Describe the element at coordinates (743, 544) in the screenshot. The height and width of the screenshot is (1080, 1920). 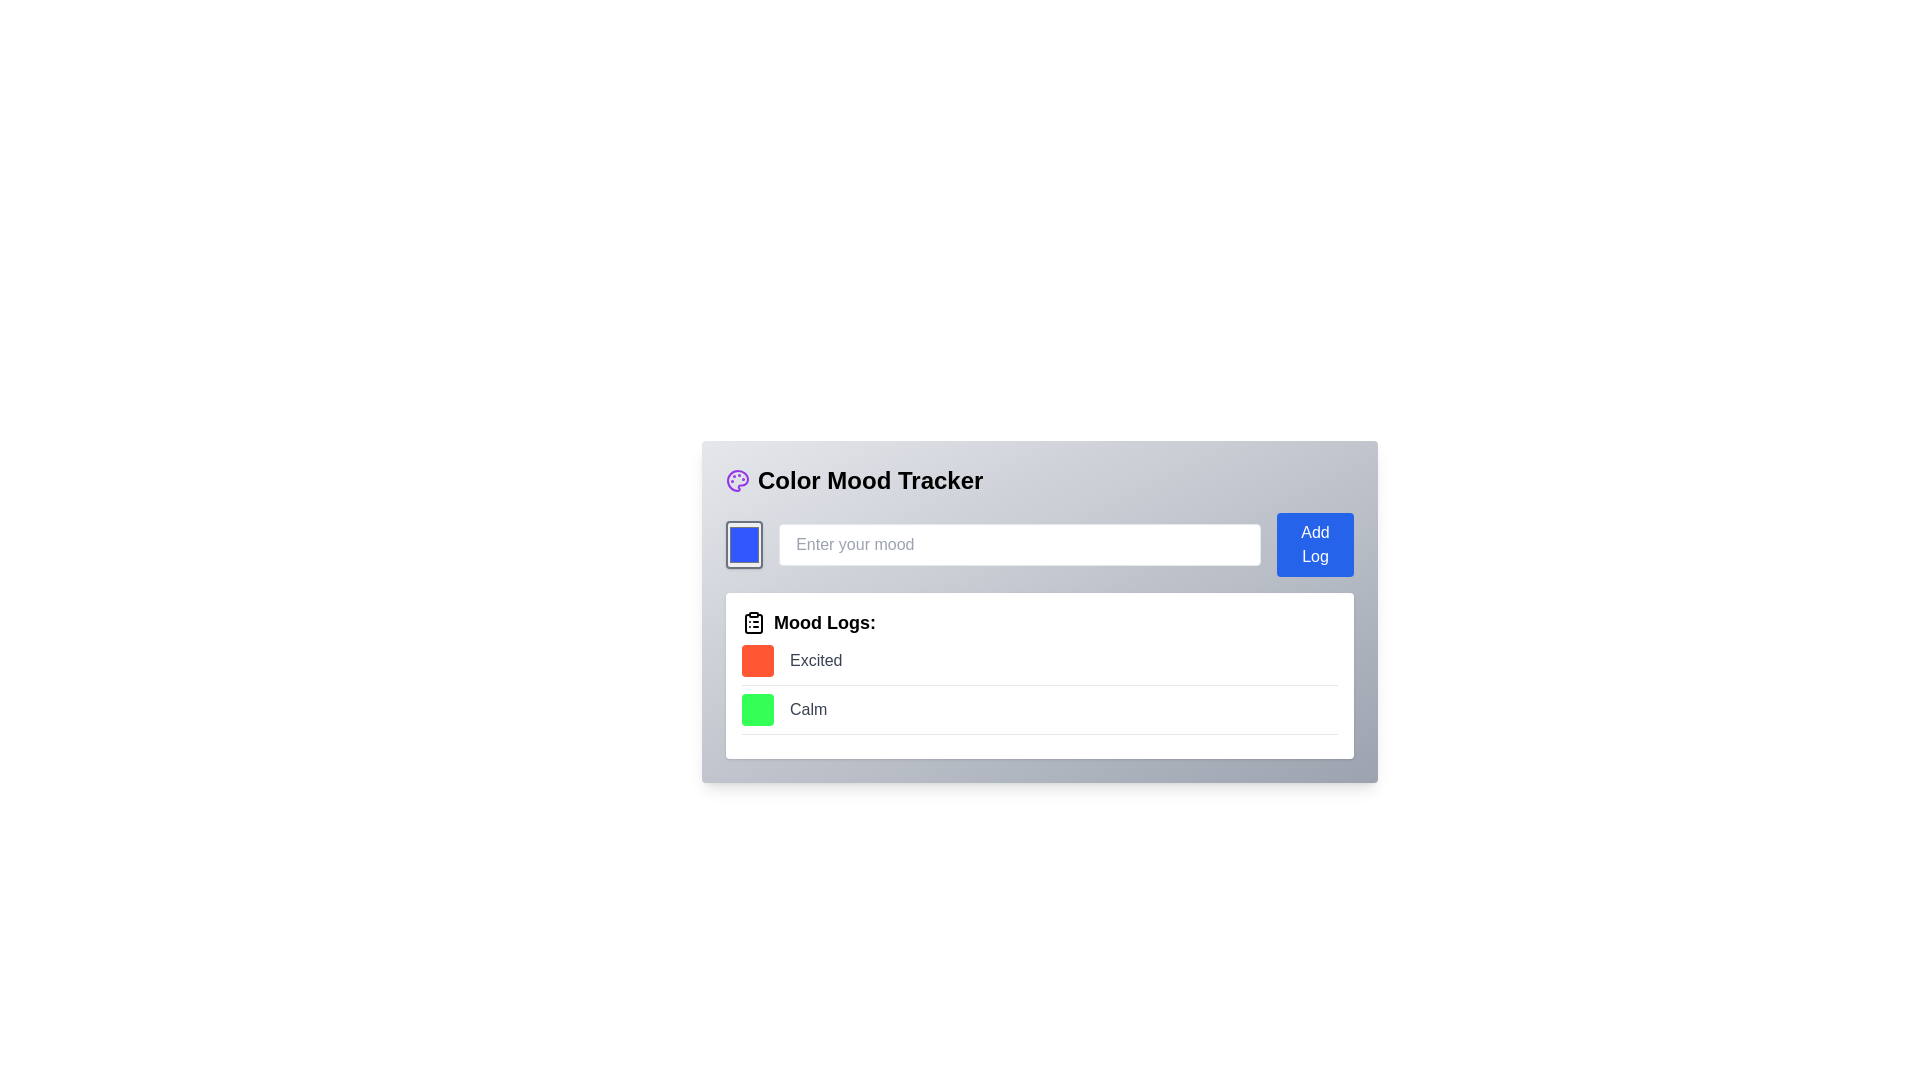
I see `the color picker box, which is a small square with a blue fill and gray border, located in the mood logs layout` at that location.